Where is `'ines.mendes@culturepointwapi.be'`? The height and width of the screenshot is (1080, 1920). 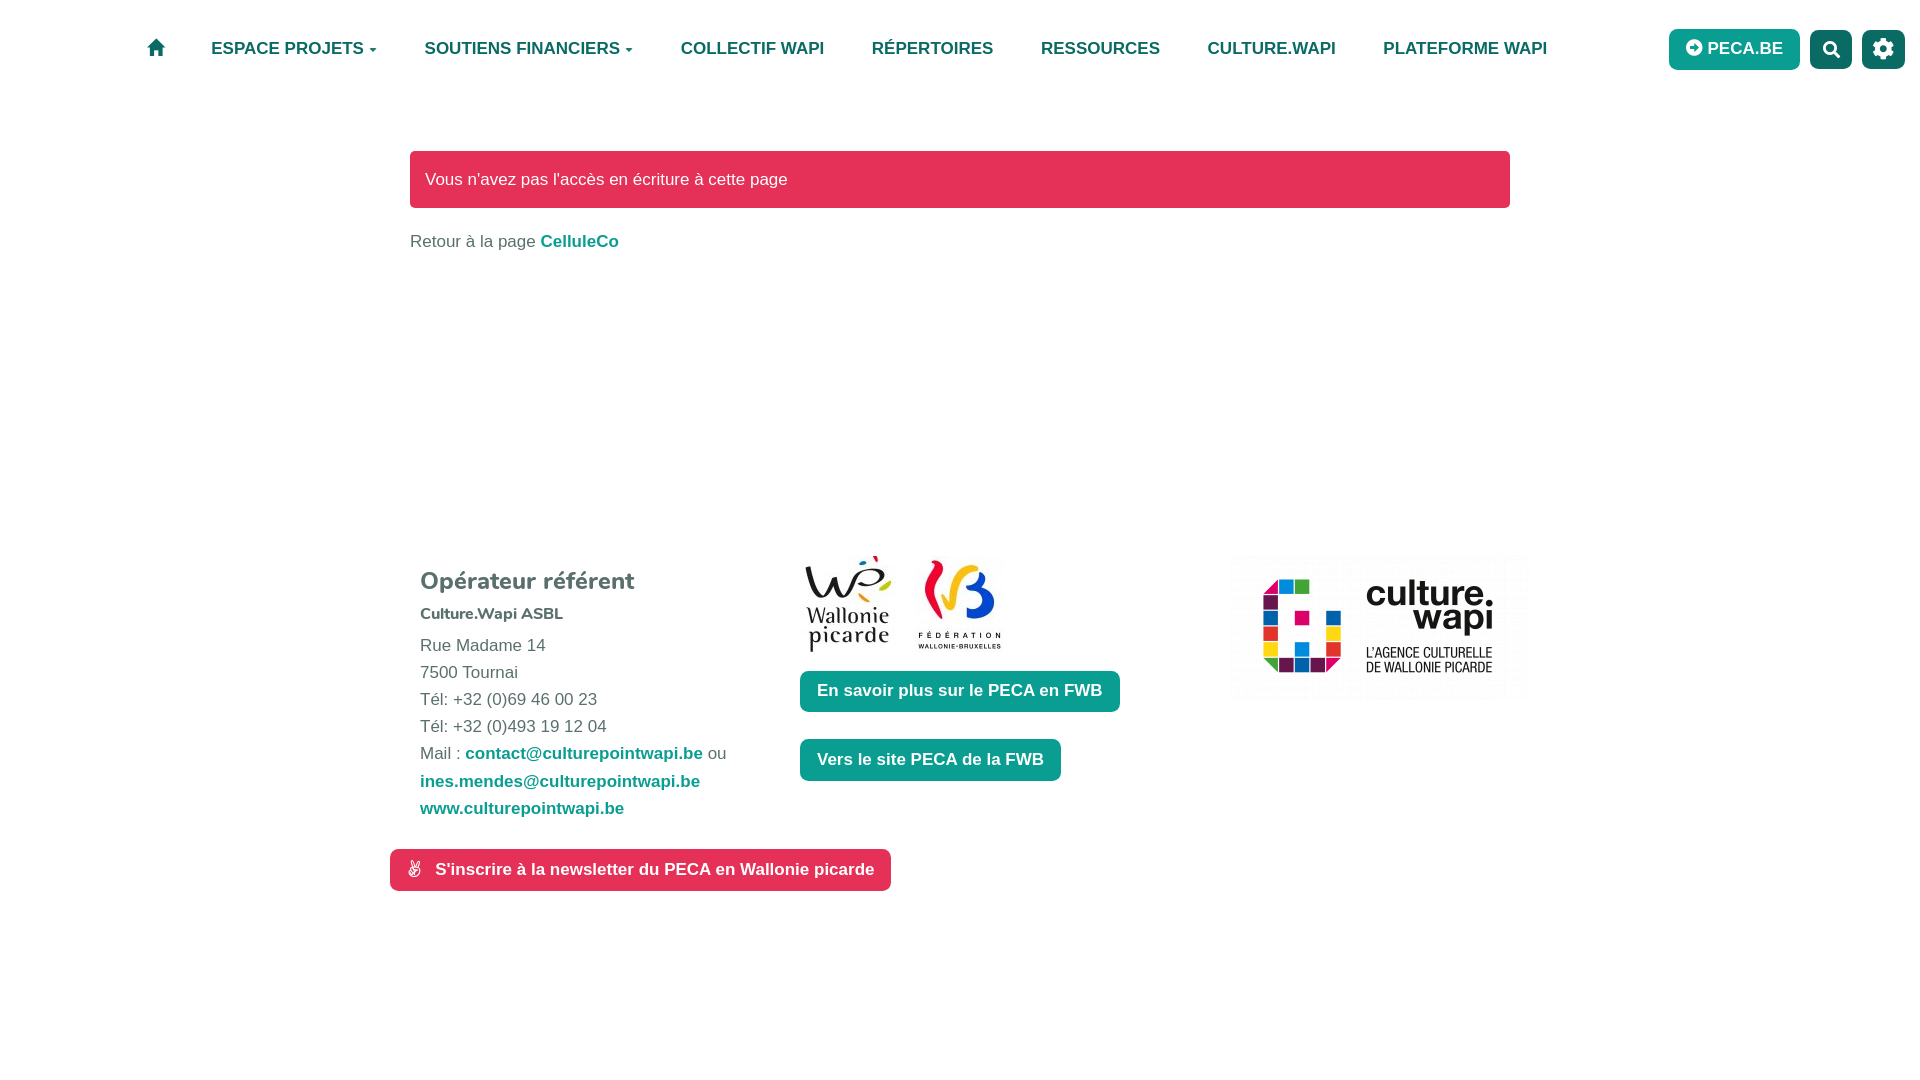 'ines.mendes@culturepointwapi.be' is located at coordinates (560, 780).